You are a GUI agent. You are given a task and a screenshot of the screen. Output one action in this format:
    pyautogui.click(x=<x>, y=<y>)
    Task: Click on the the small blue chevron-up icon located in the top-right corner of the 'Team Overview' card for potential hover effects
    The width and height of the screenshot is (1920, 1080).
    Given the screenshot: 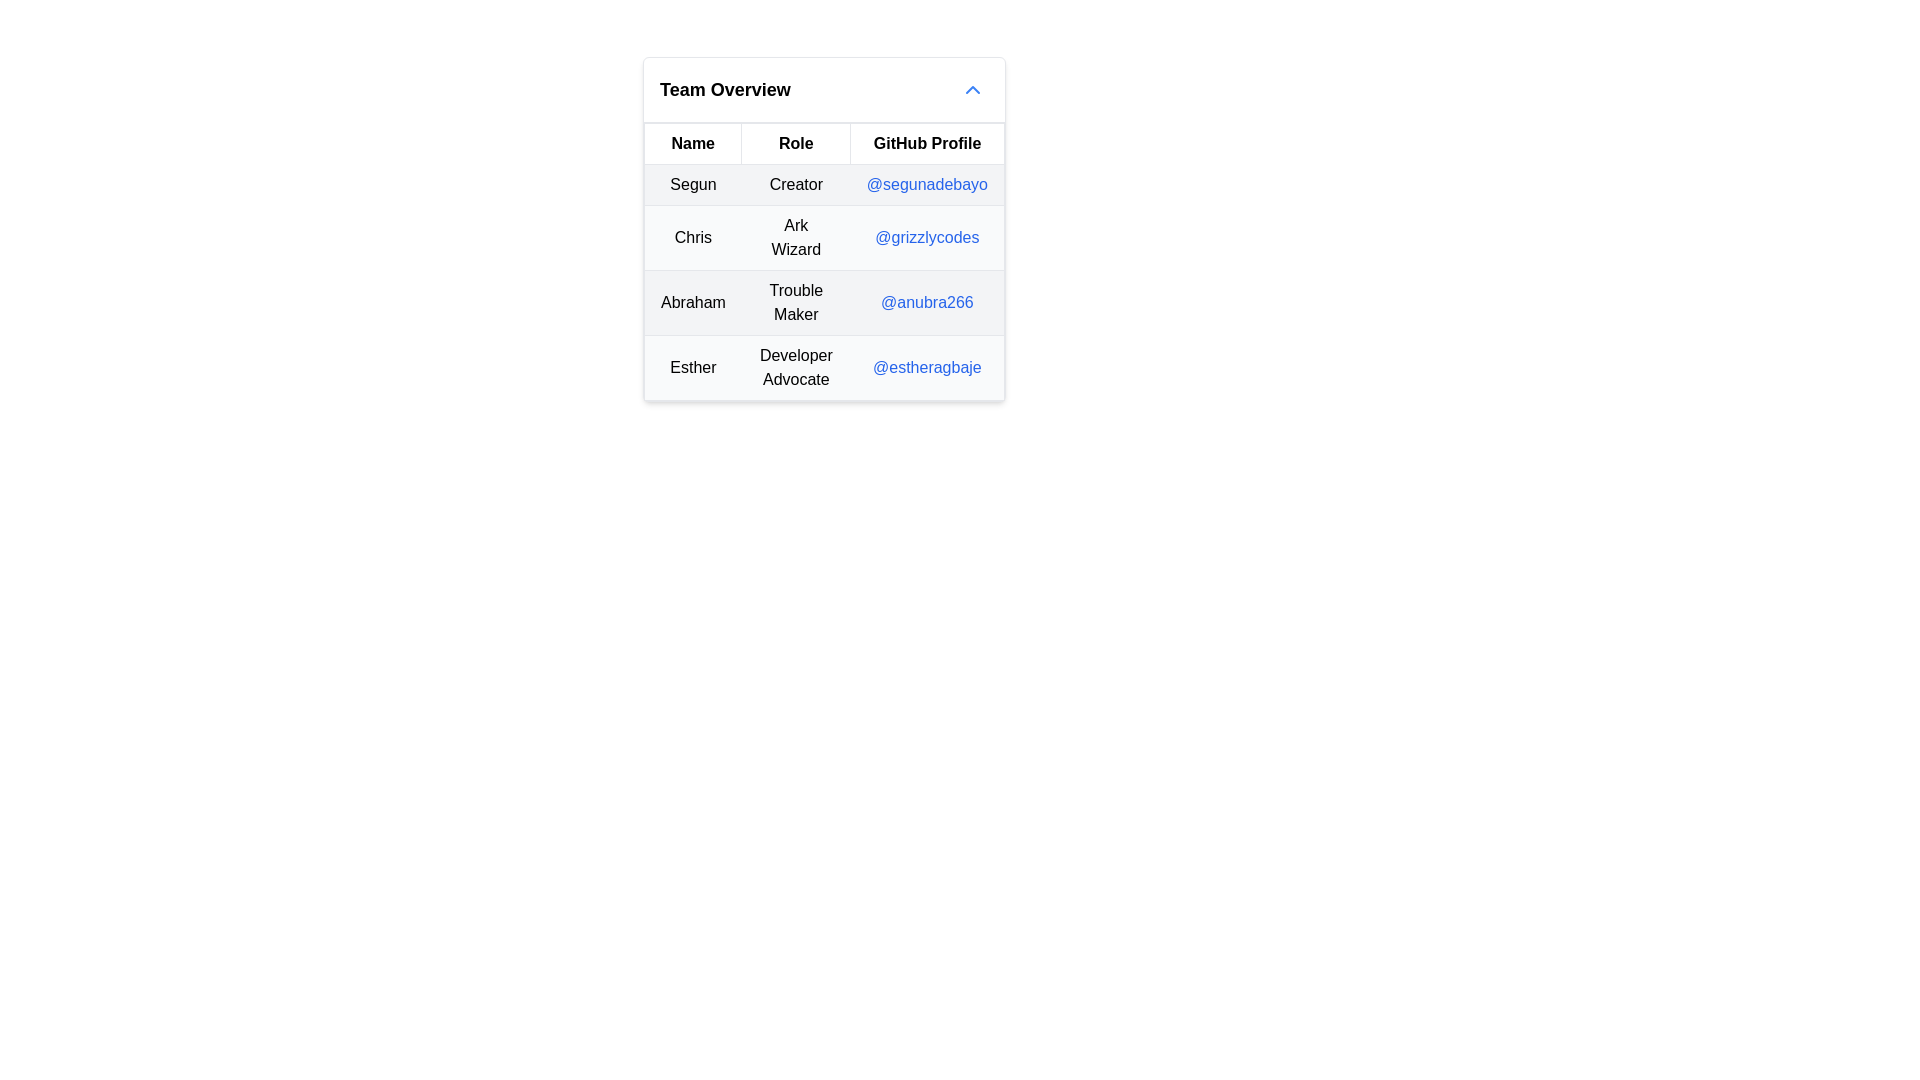 What is the action you would take?
    pyautogui.click(x=973, y=88)
    